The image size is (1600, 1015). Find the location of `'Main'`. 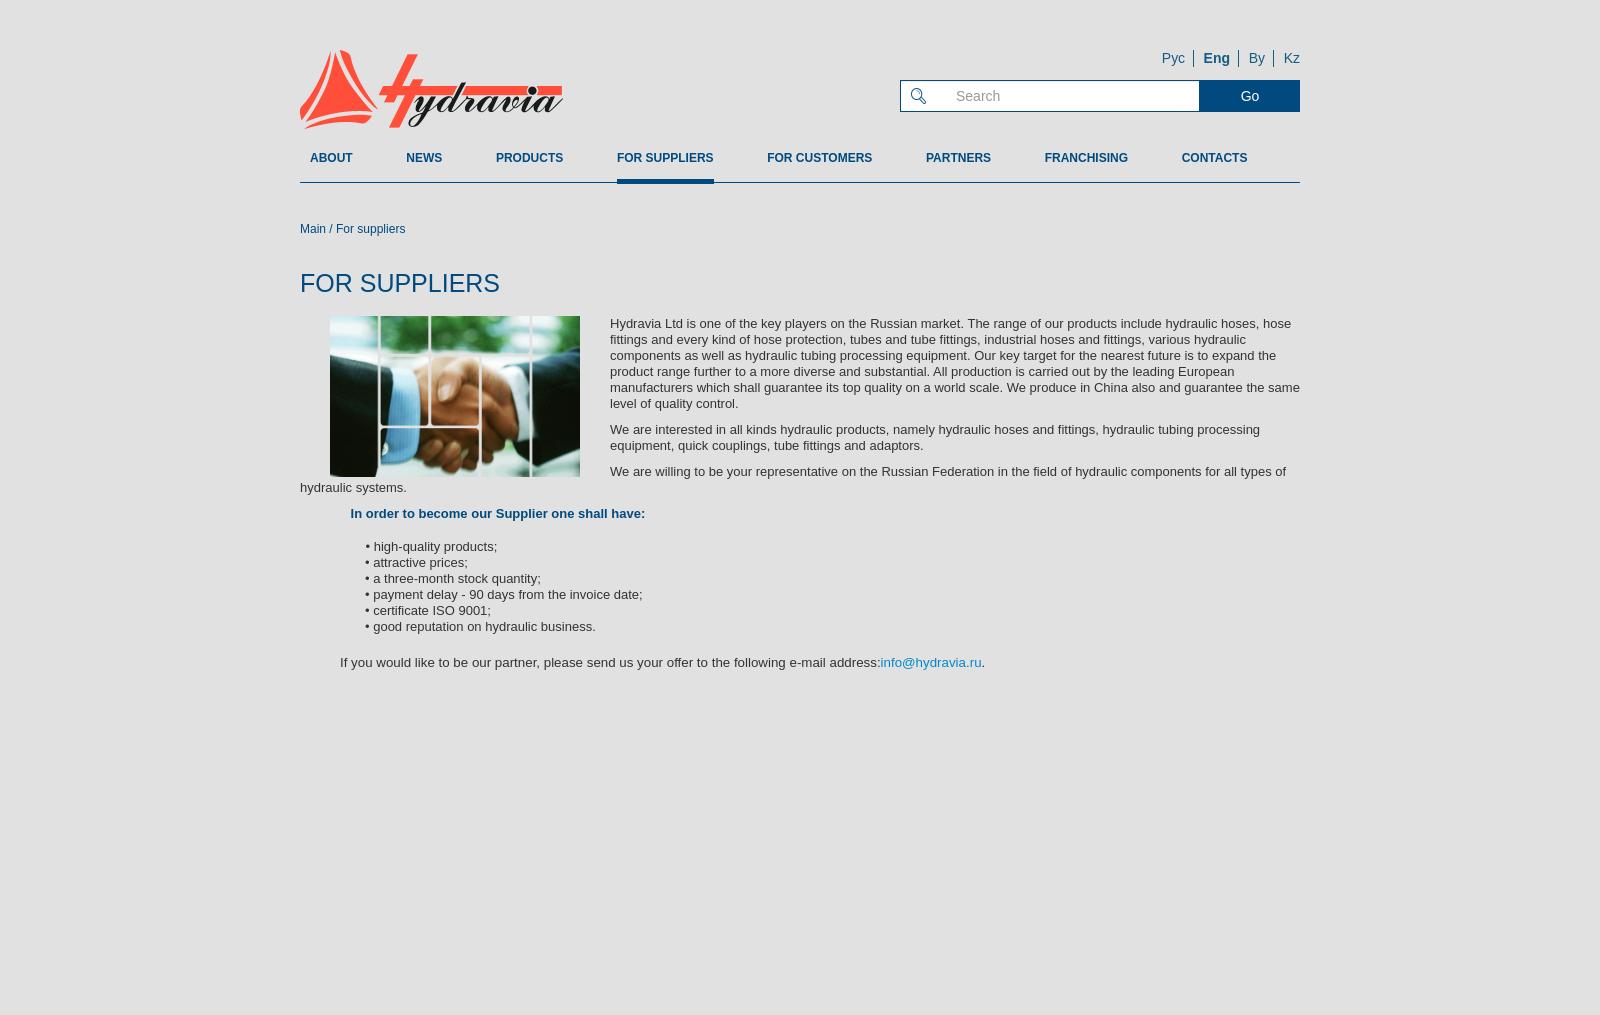

'Main' is located at coordinates (312, 228).